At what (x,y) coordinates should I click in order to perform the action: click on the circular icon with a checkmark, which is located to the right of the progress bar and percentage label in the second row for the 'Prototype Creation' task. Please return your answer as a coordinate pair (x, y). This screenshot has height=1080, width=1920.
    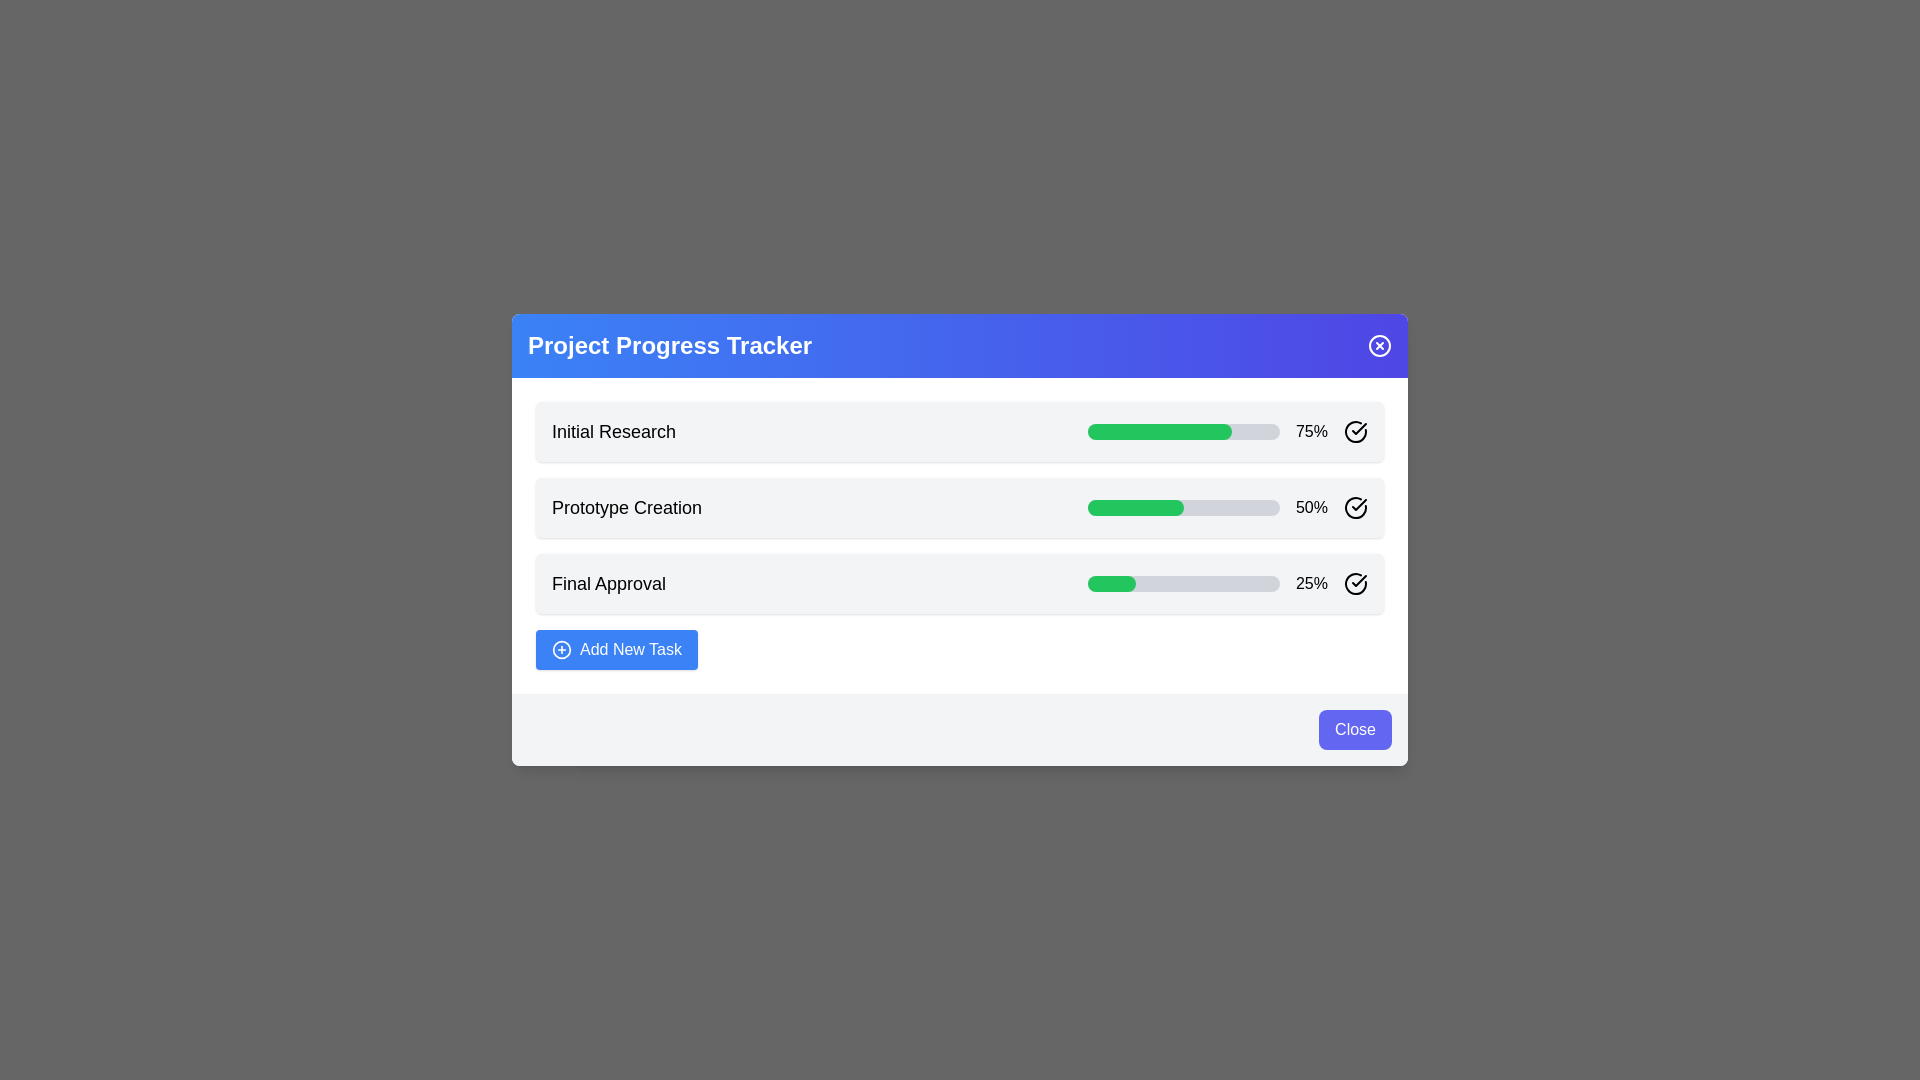
    Looking at the image, I should click on (1356, 431).